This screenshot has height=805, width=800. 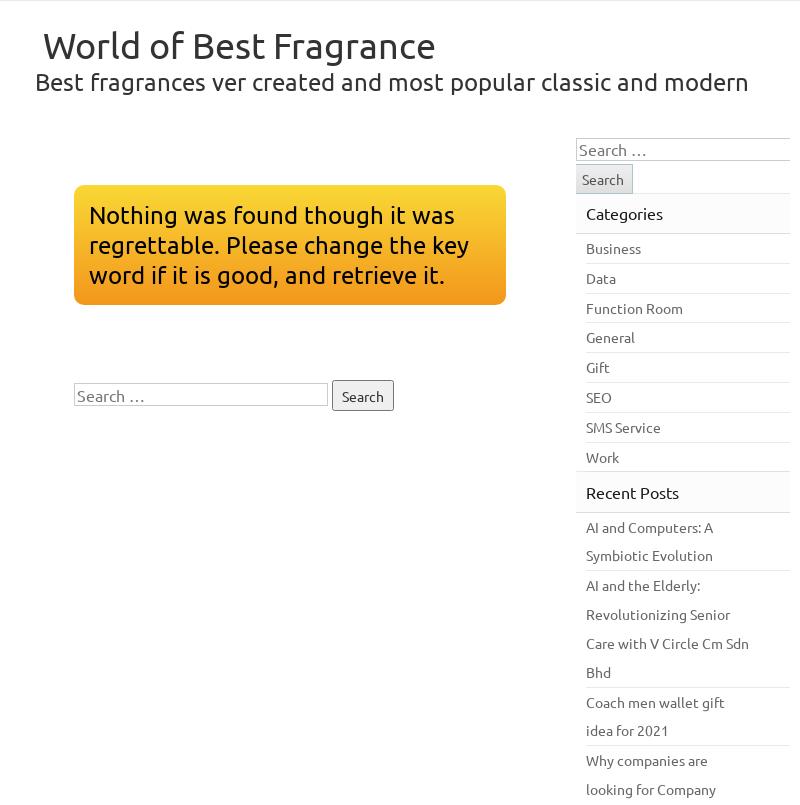 What do you see at coordinates (585, 306) in the screenshot?
I see `'Function Room'` at bounding box center [585, 306].